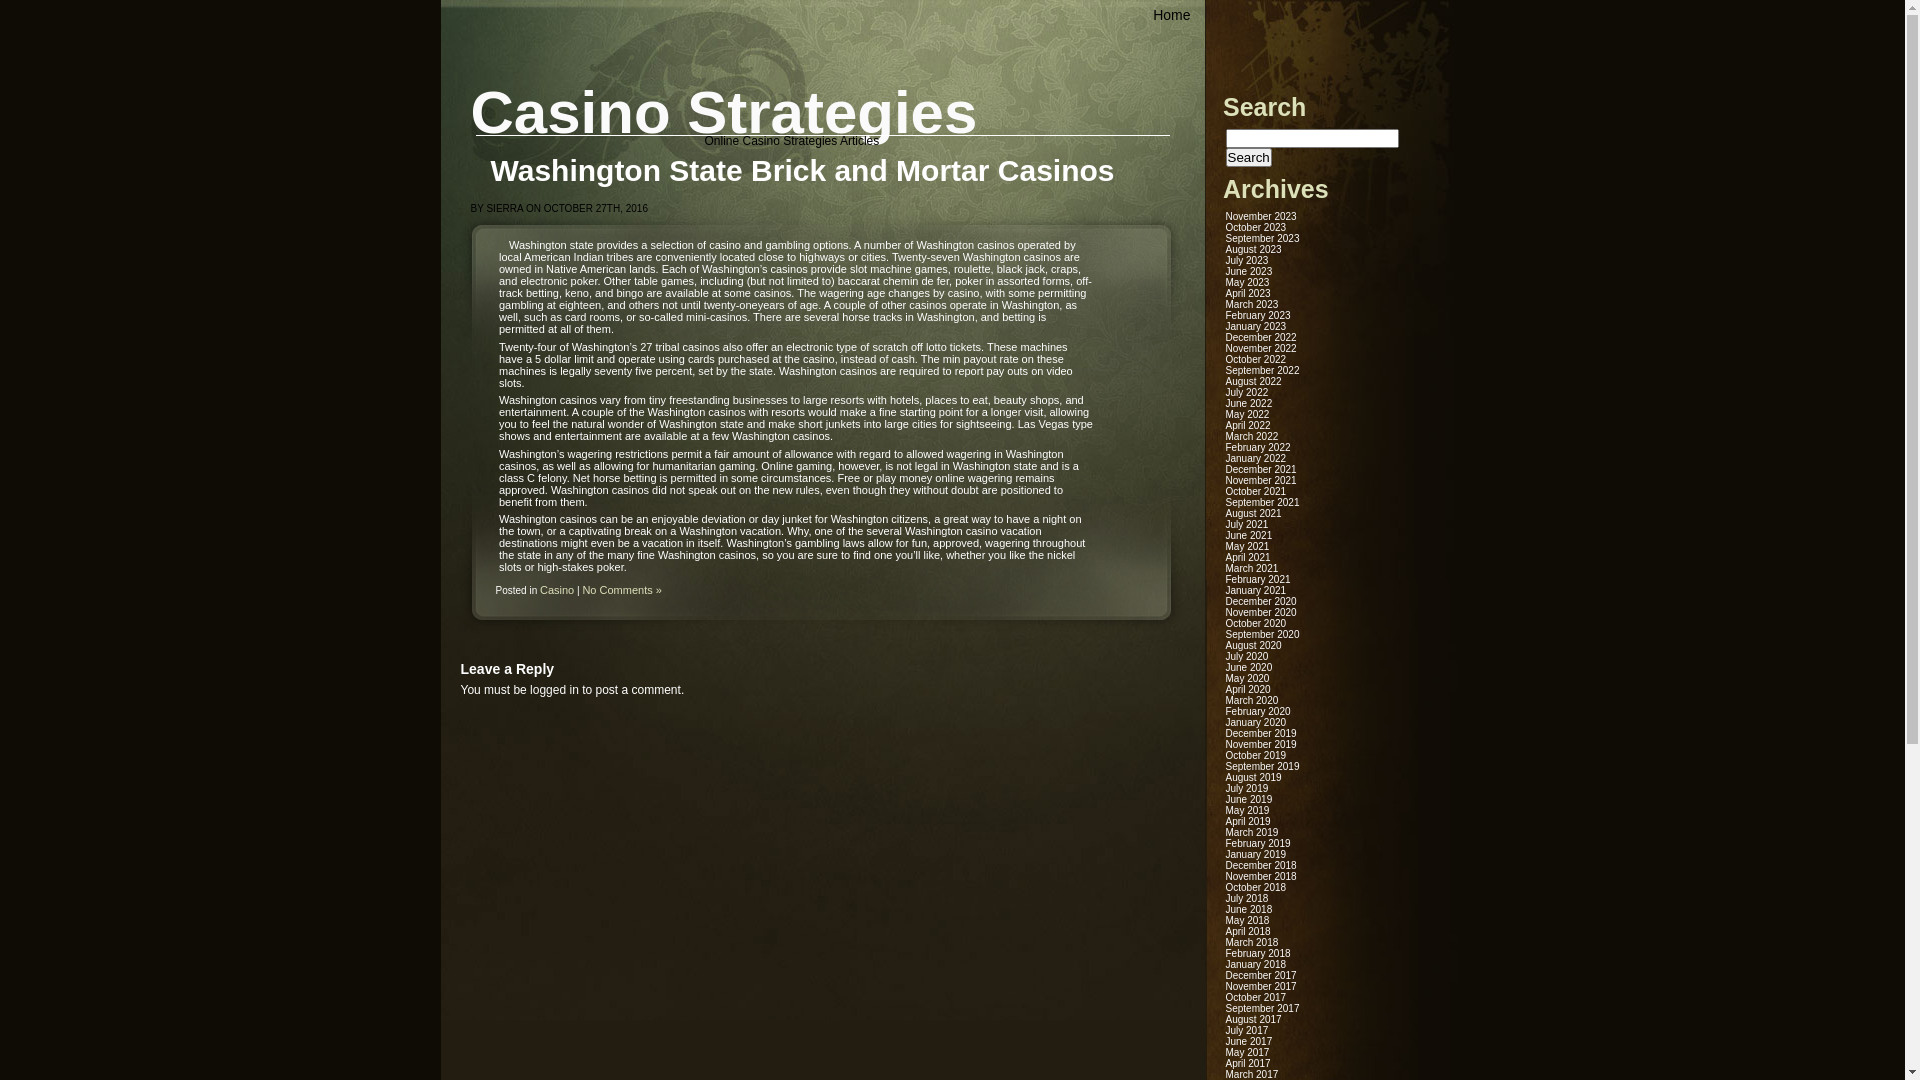 The width and height of the screenshot is (1920, 1080). What do you see at coordinates (1260, 875) in the screenshot?
I see `'November 2018'` at bounding box center [1260, 875].